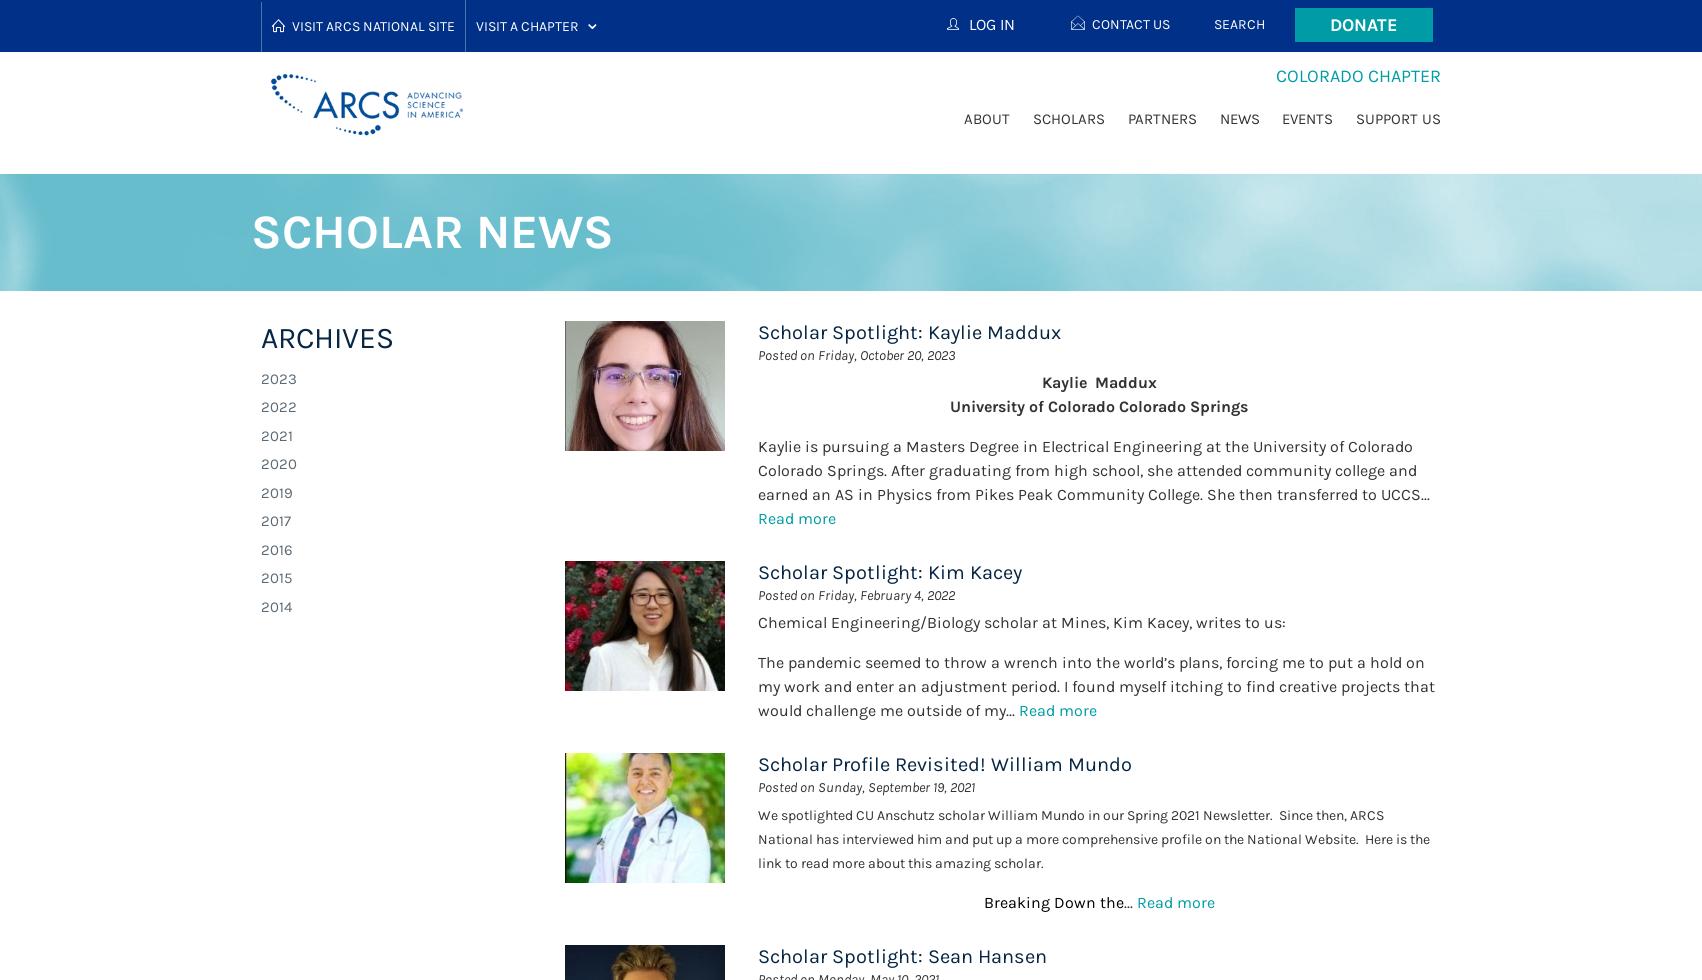  Describe the element at coordinates (1306, 118) in the screenshot. I see `'Events'` at that location.